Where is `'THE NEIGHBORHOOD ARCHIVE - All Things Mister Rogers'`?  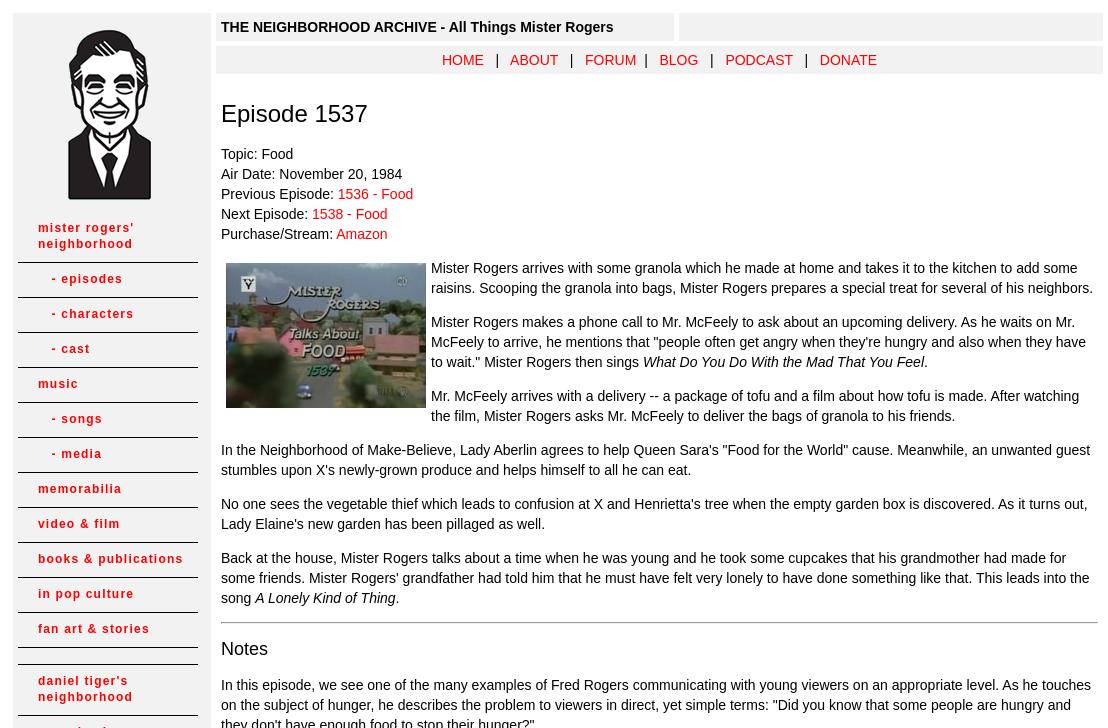 'THE NEIGHBORHOOD ARCHIVE - All Things Mister Rogers' is located at coordinates (221, 27).